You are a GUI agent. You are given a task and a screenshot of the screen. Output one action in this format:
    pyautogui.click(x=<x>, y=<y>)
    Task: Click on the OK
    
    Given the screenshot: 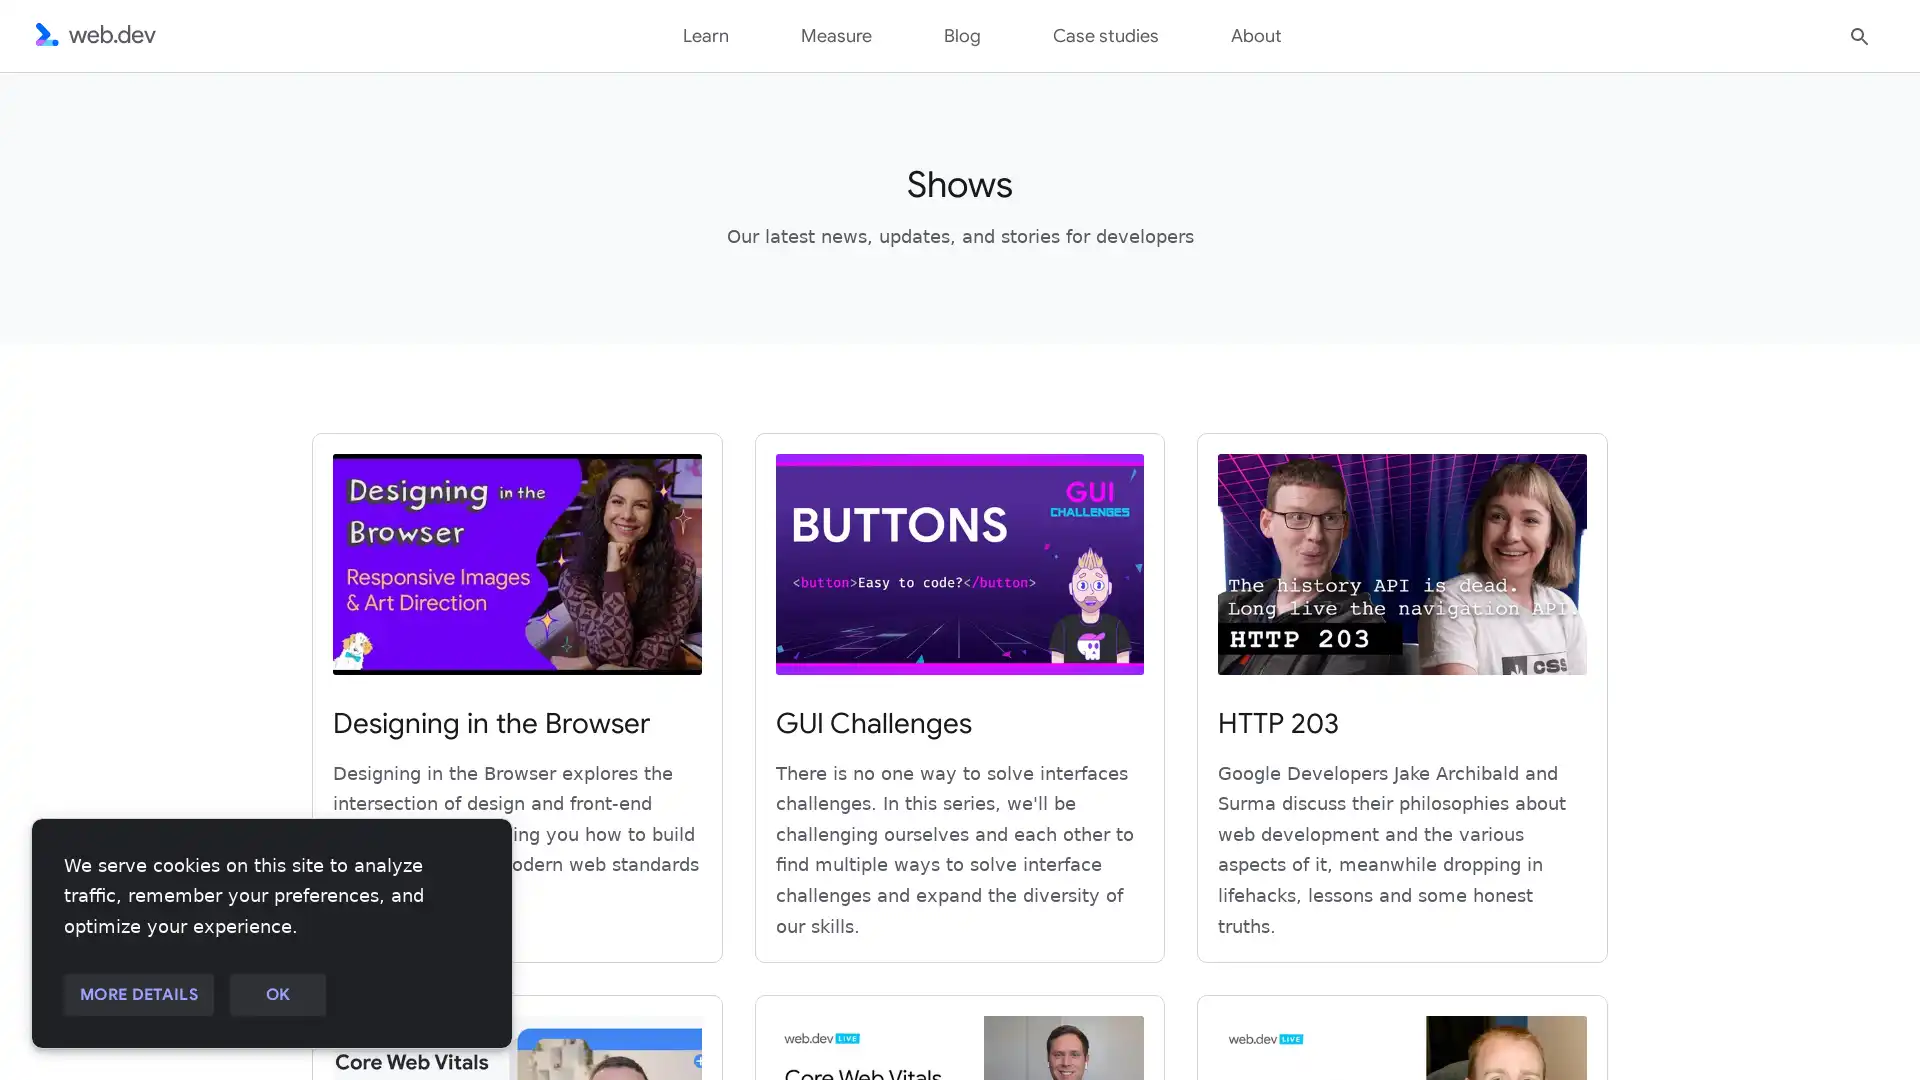 What is the action you would take?
    pyautogui.click(x=276, y=995)
    